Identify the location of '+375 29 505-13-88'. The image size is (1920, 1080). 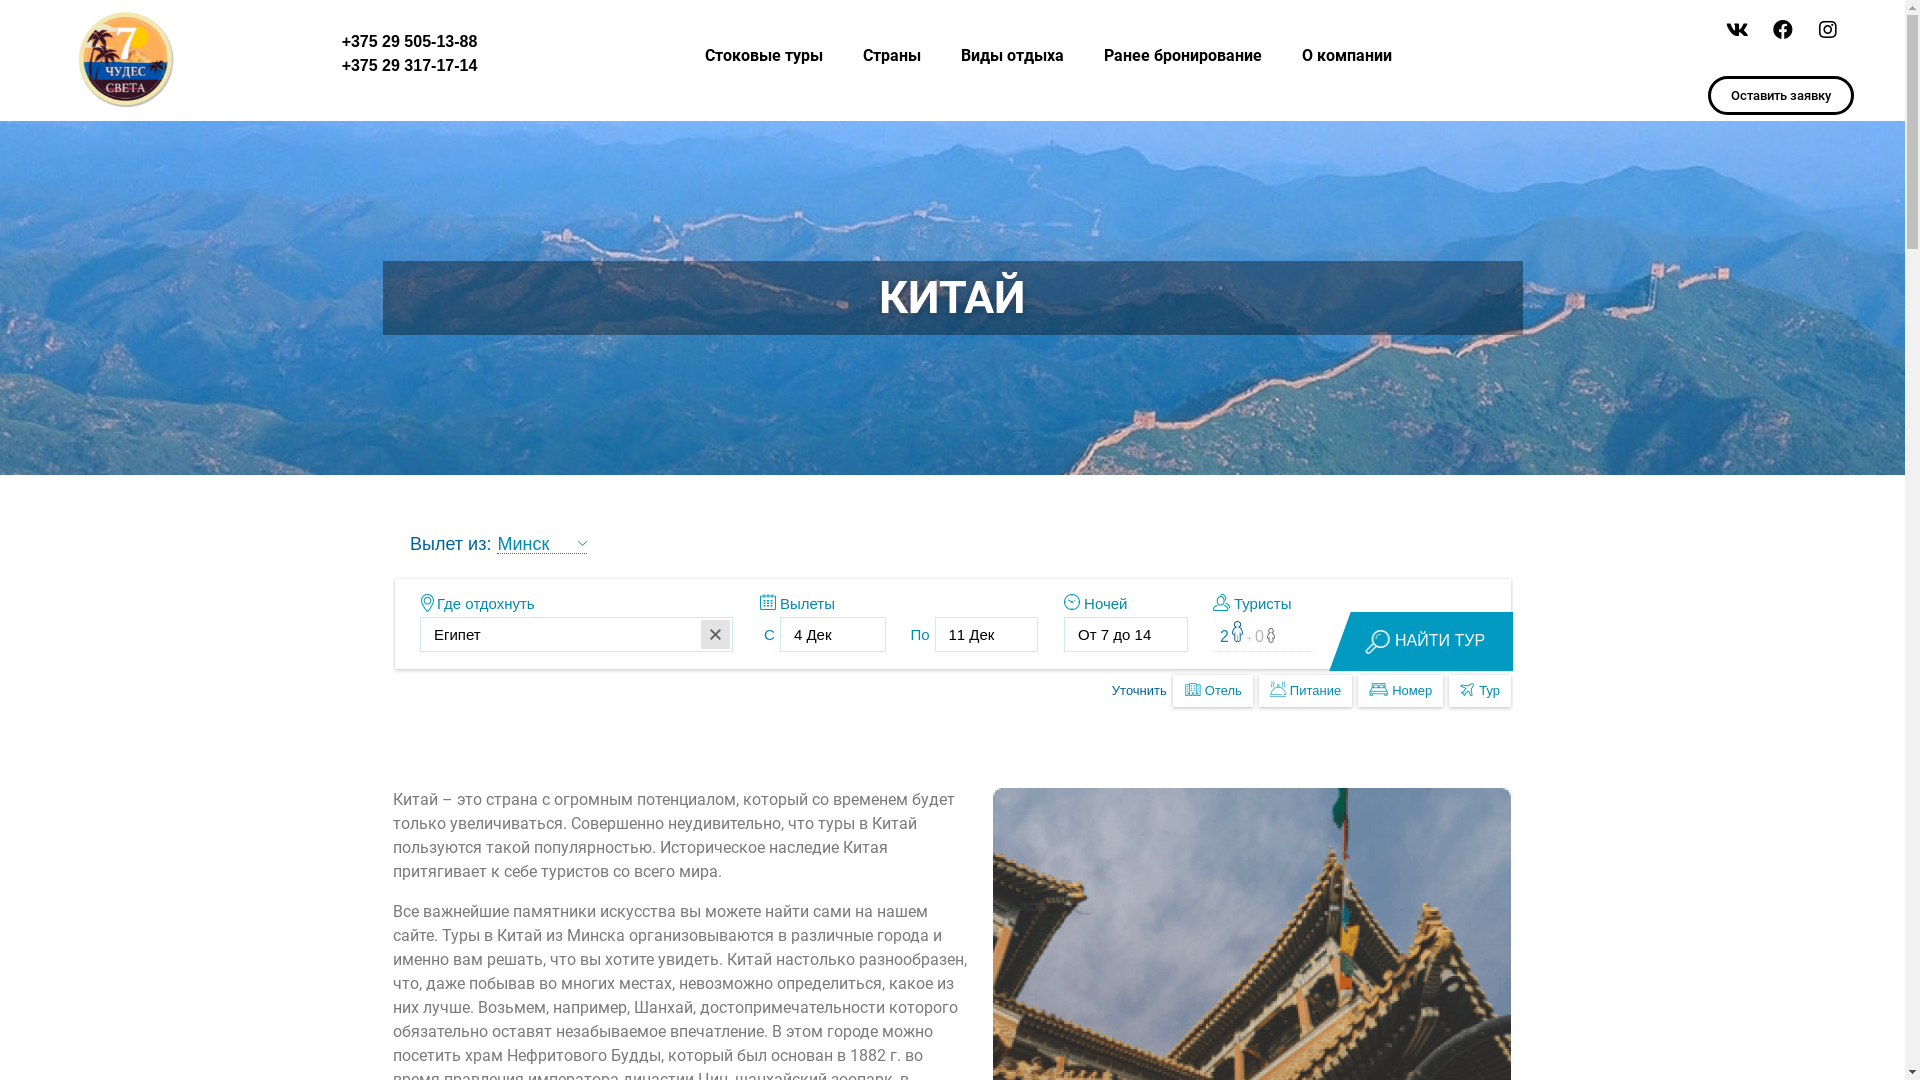
(408, 41).